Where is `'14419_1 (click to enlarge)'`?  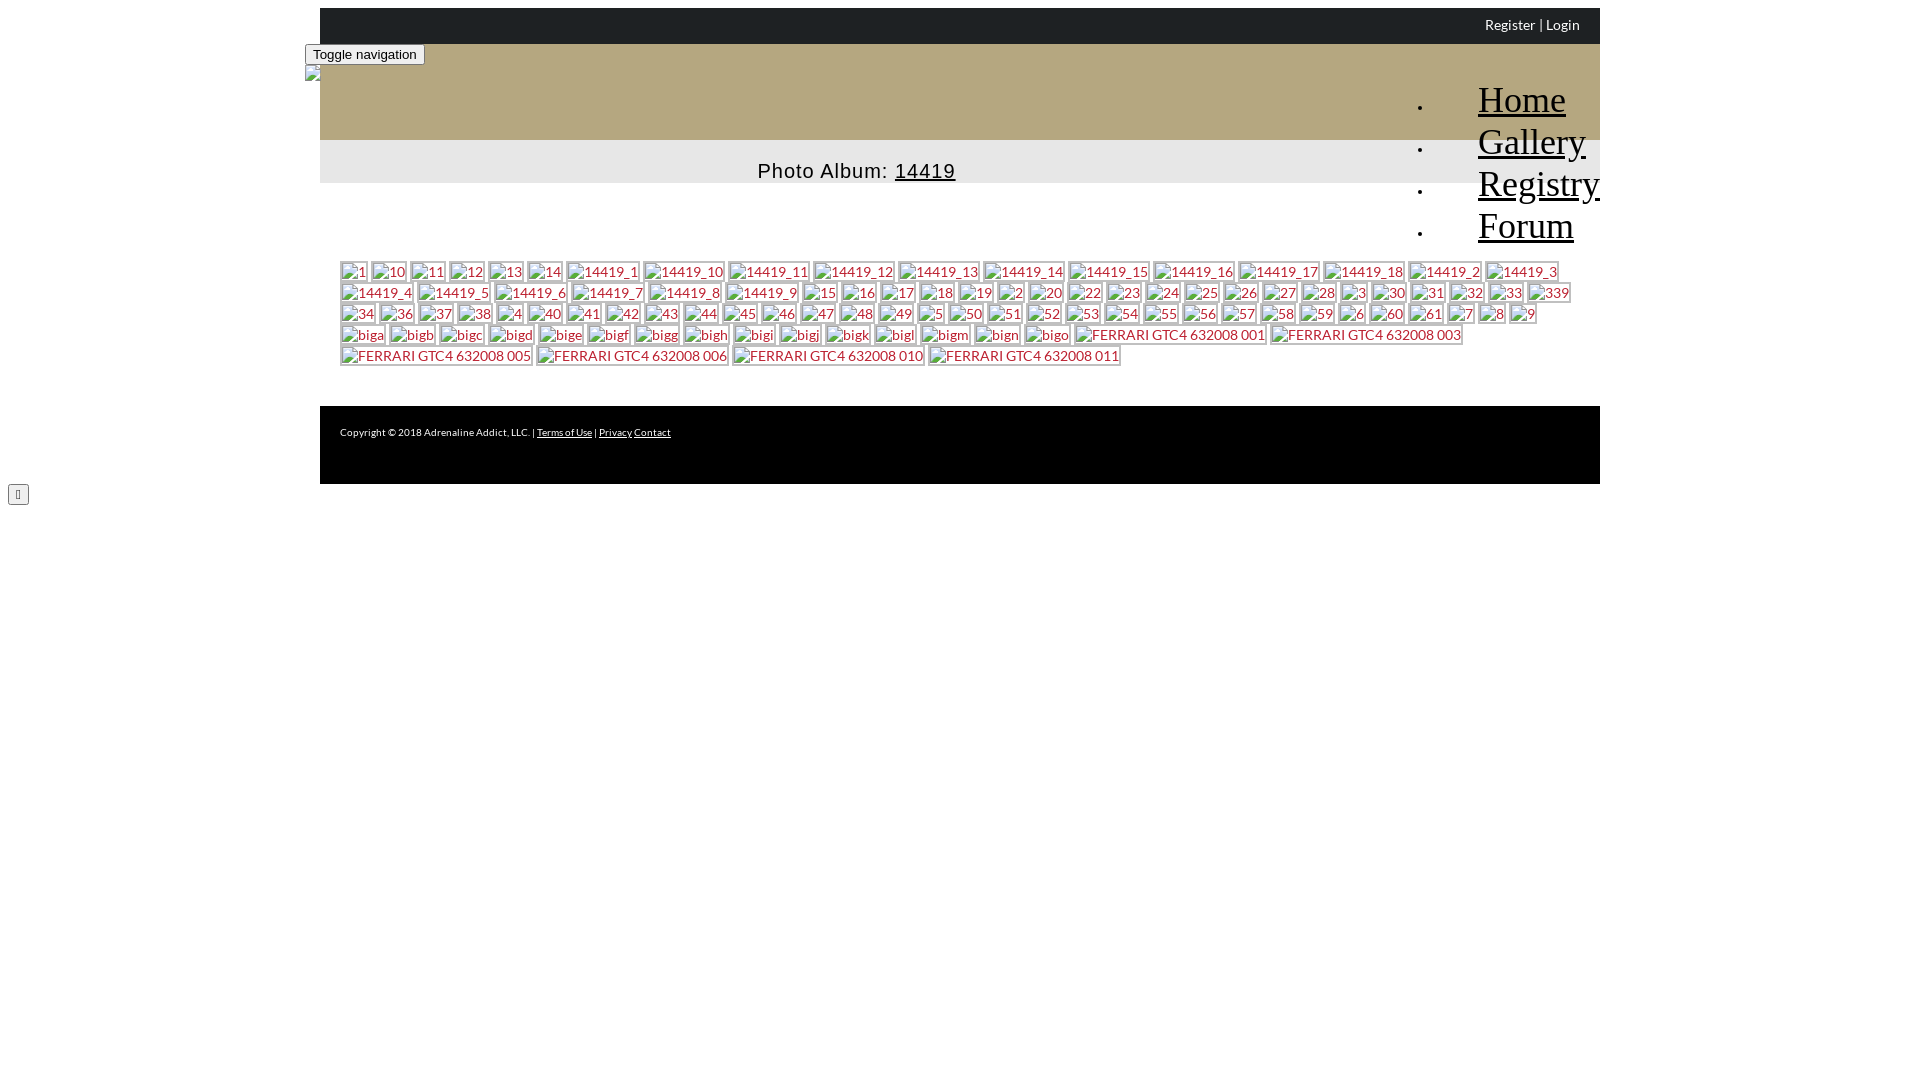 '14419_1 (click to enlarge)' is located at coordinates (602, 271).